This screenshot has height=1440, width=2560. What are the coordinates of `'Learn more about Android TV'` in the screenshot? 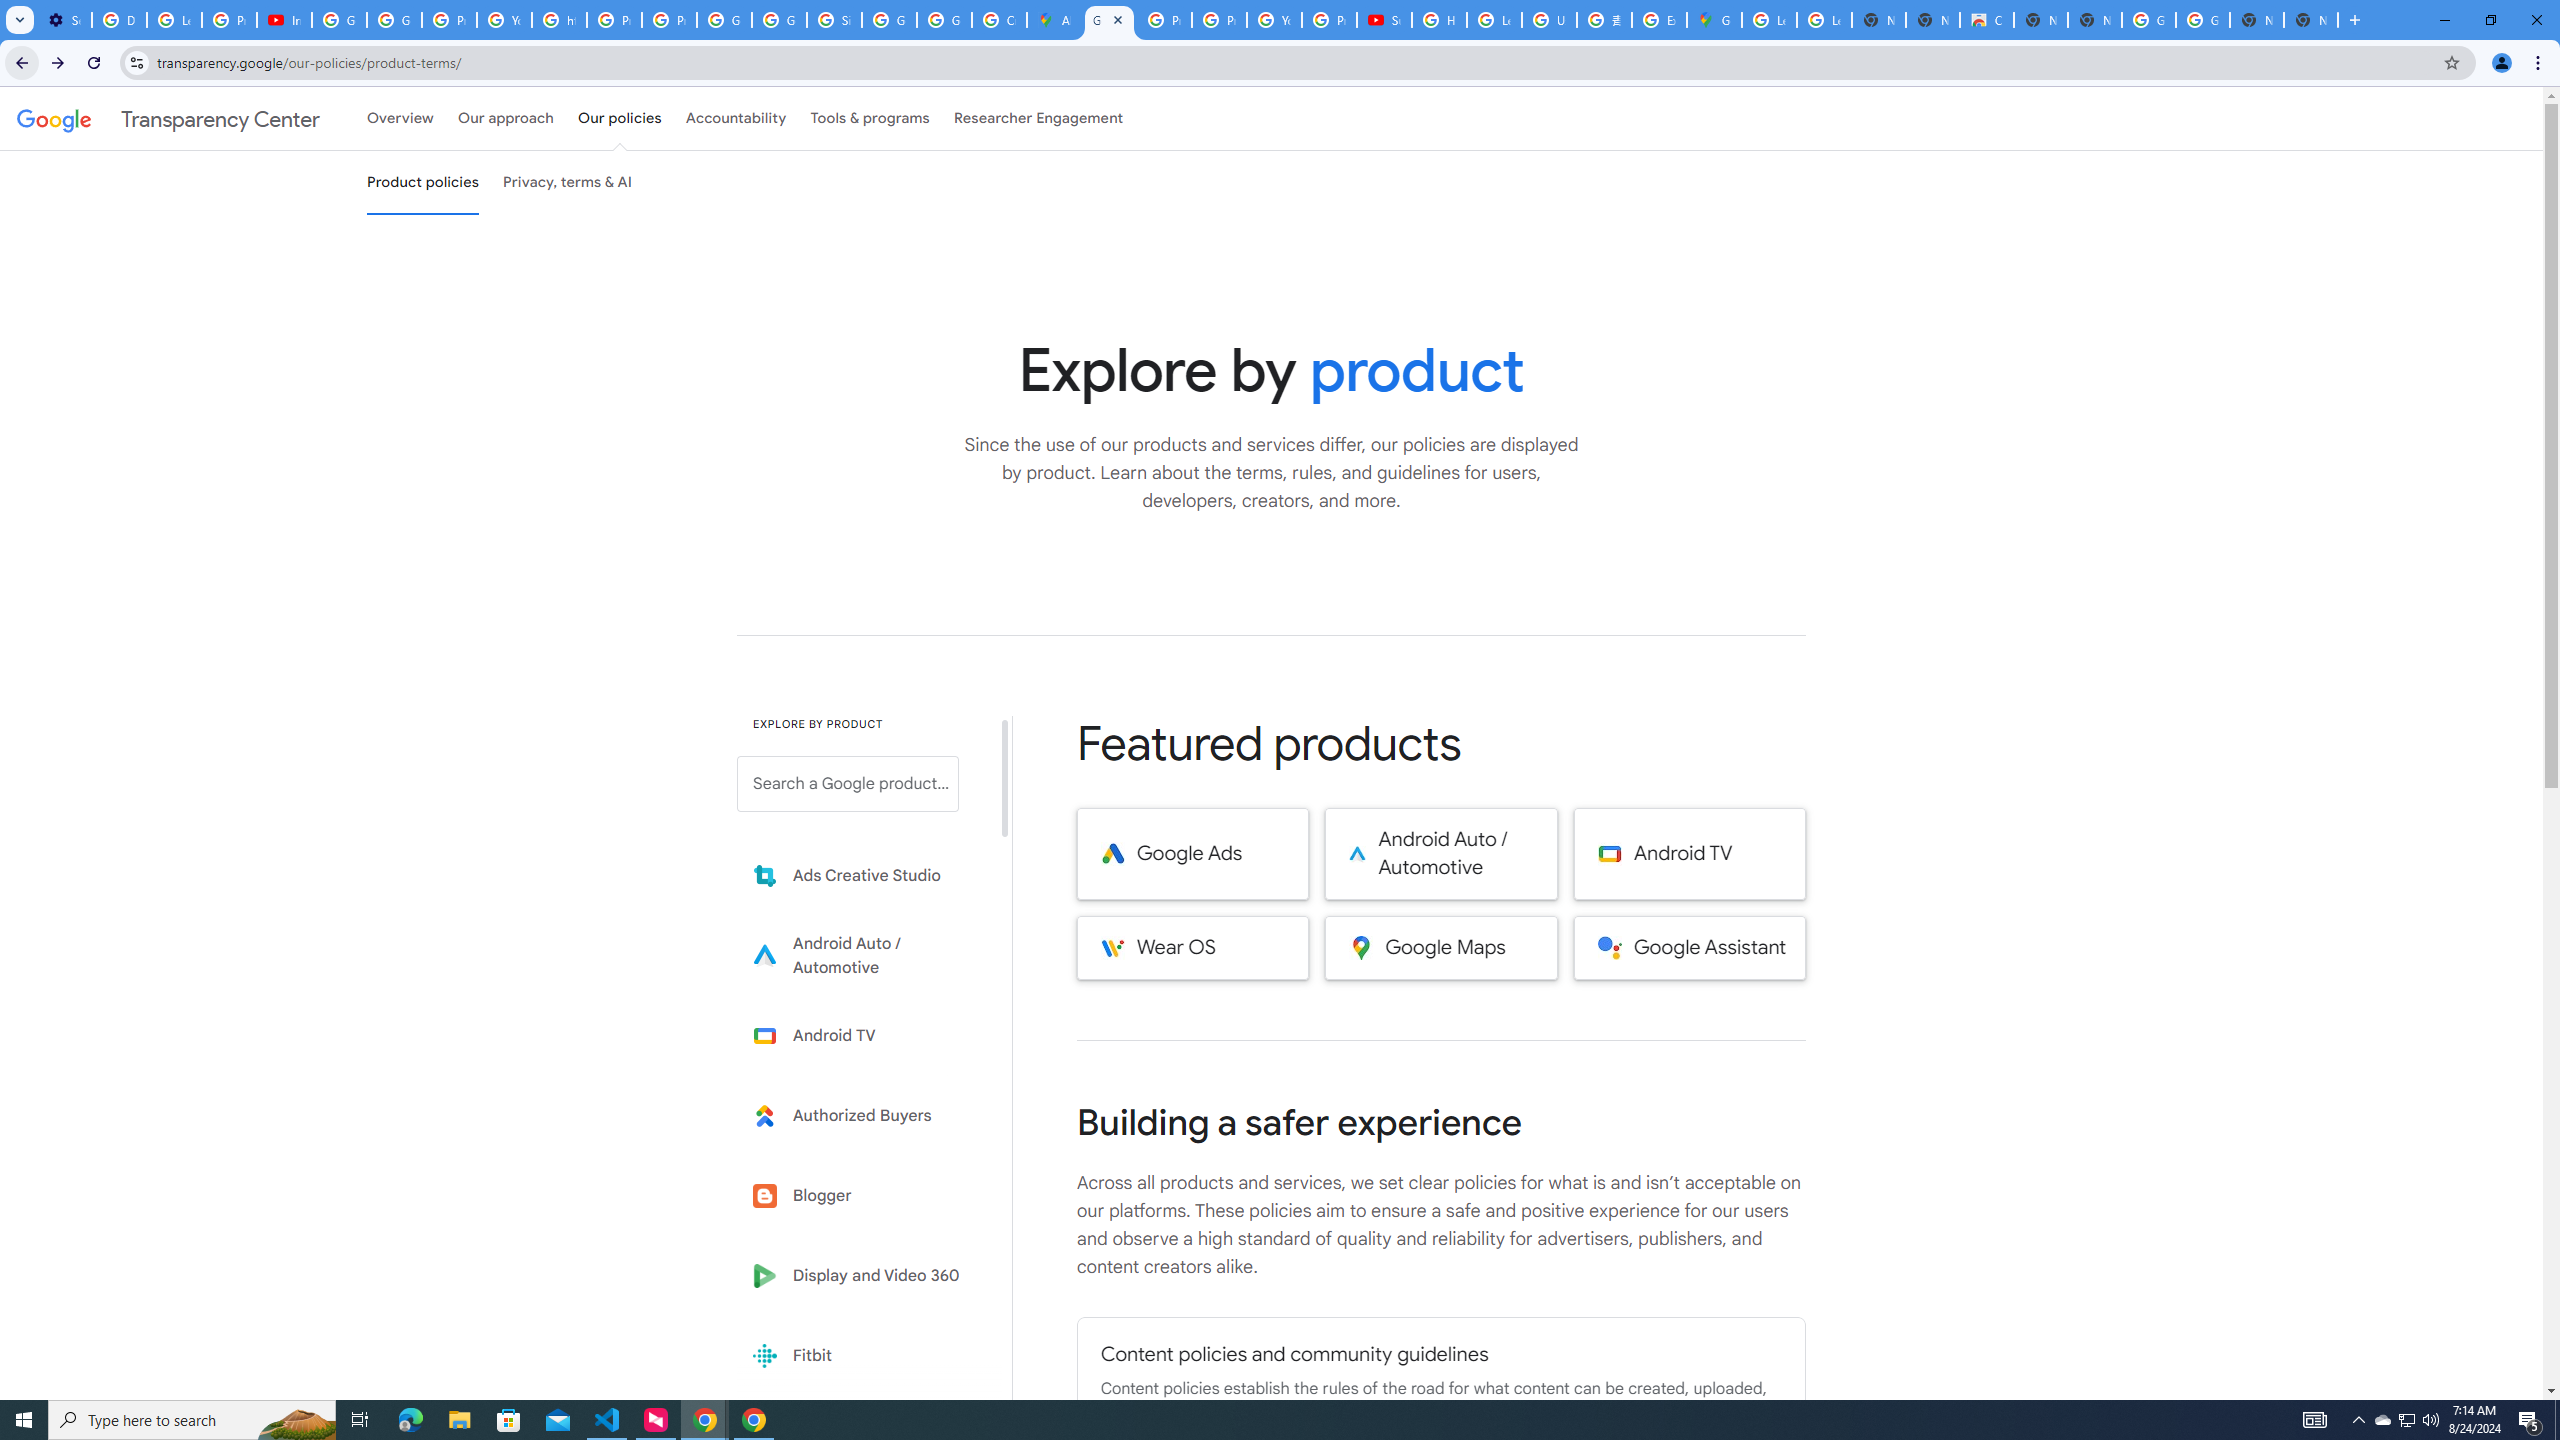 It's located at (861, 1035).